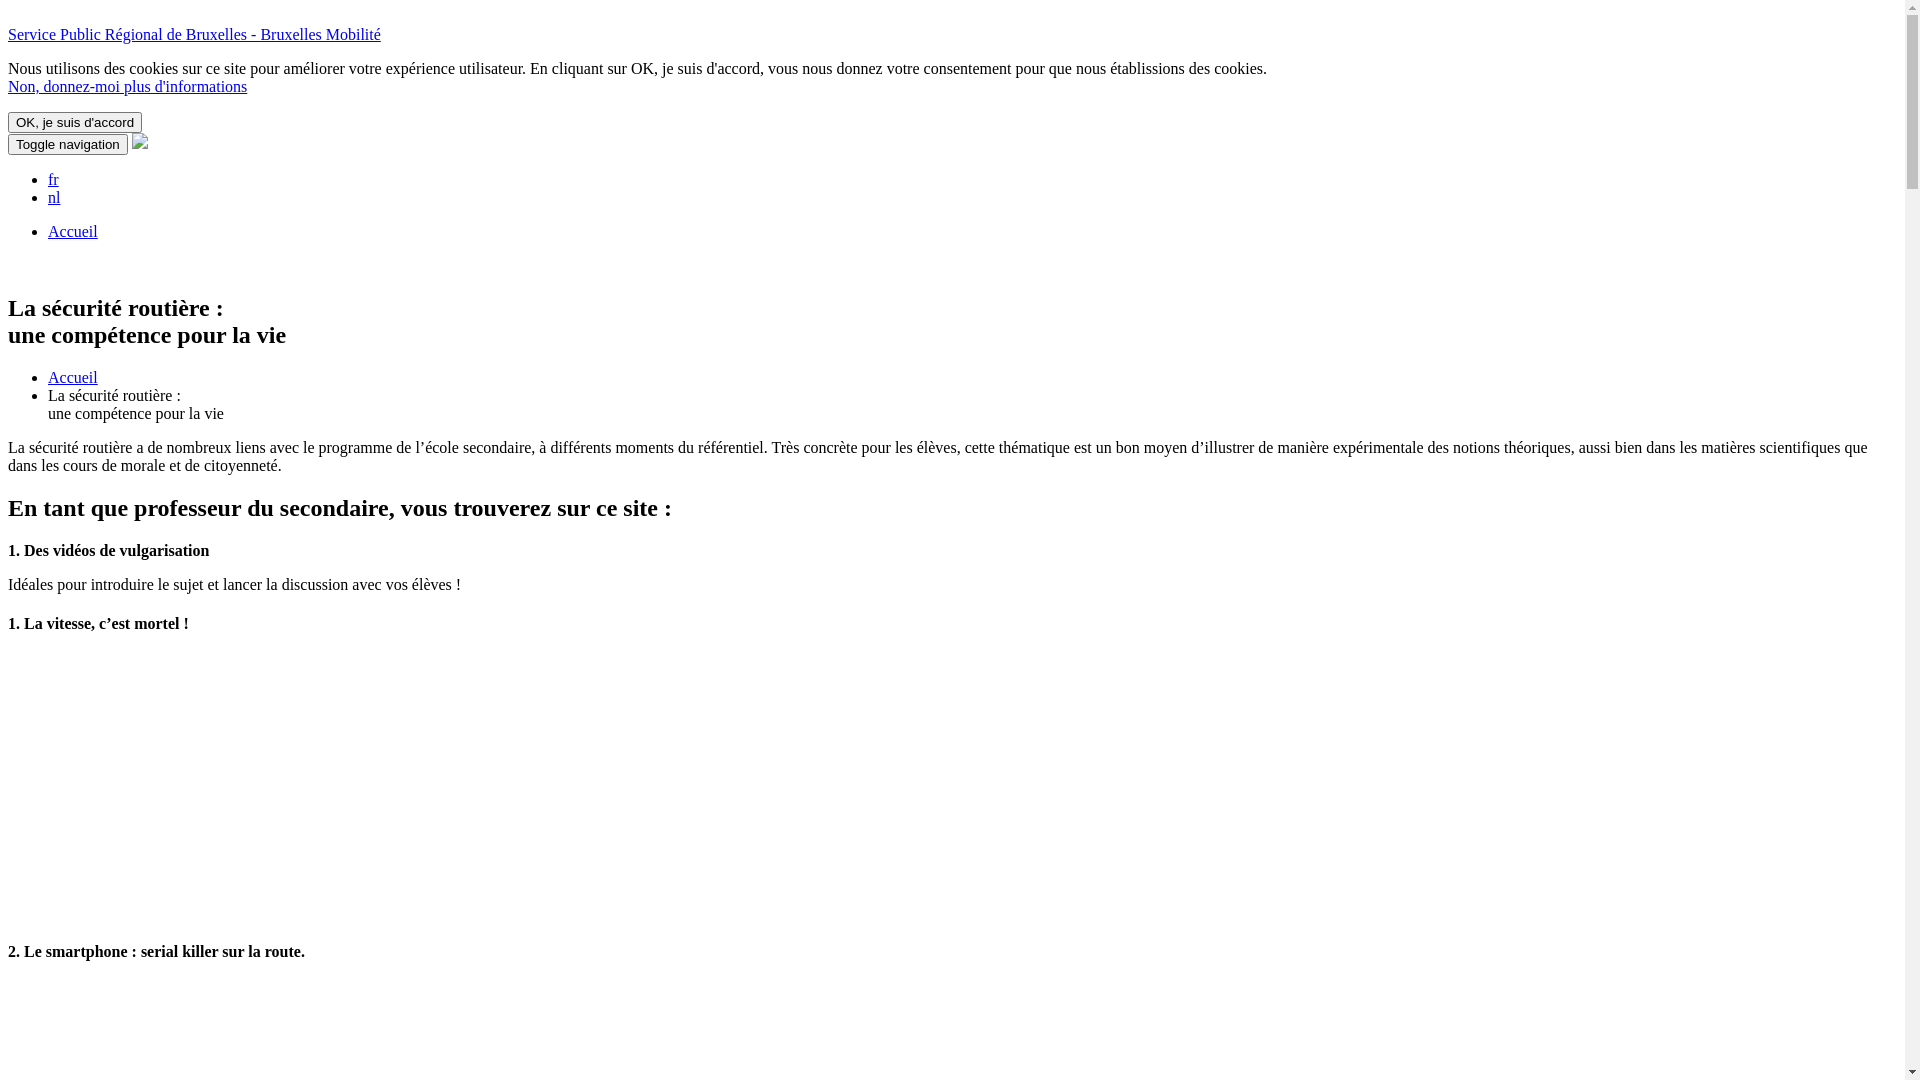  I want to click on 'Toggle navigation', so click(8, 143).